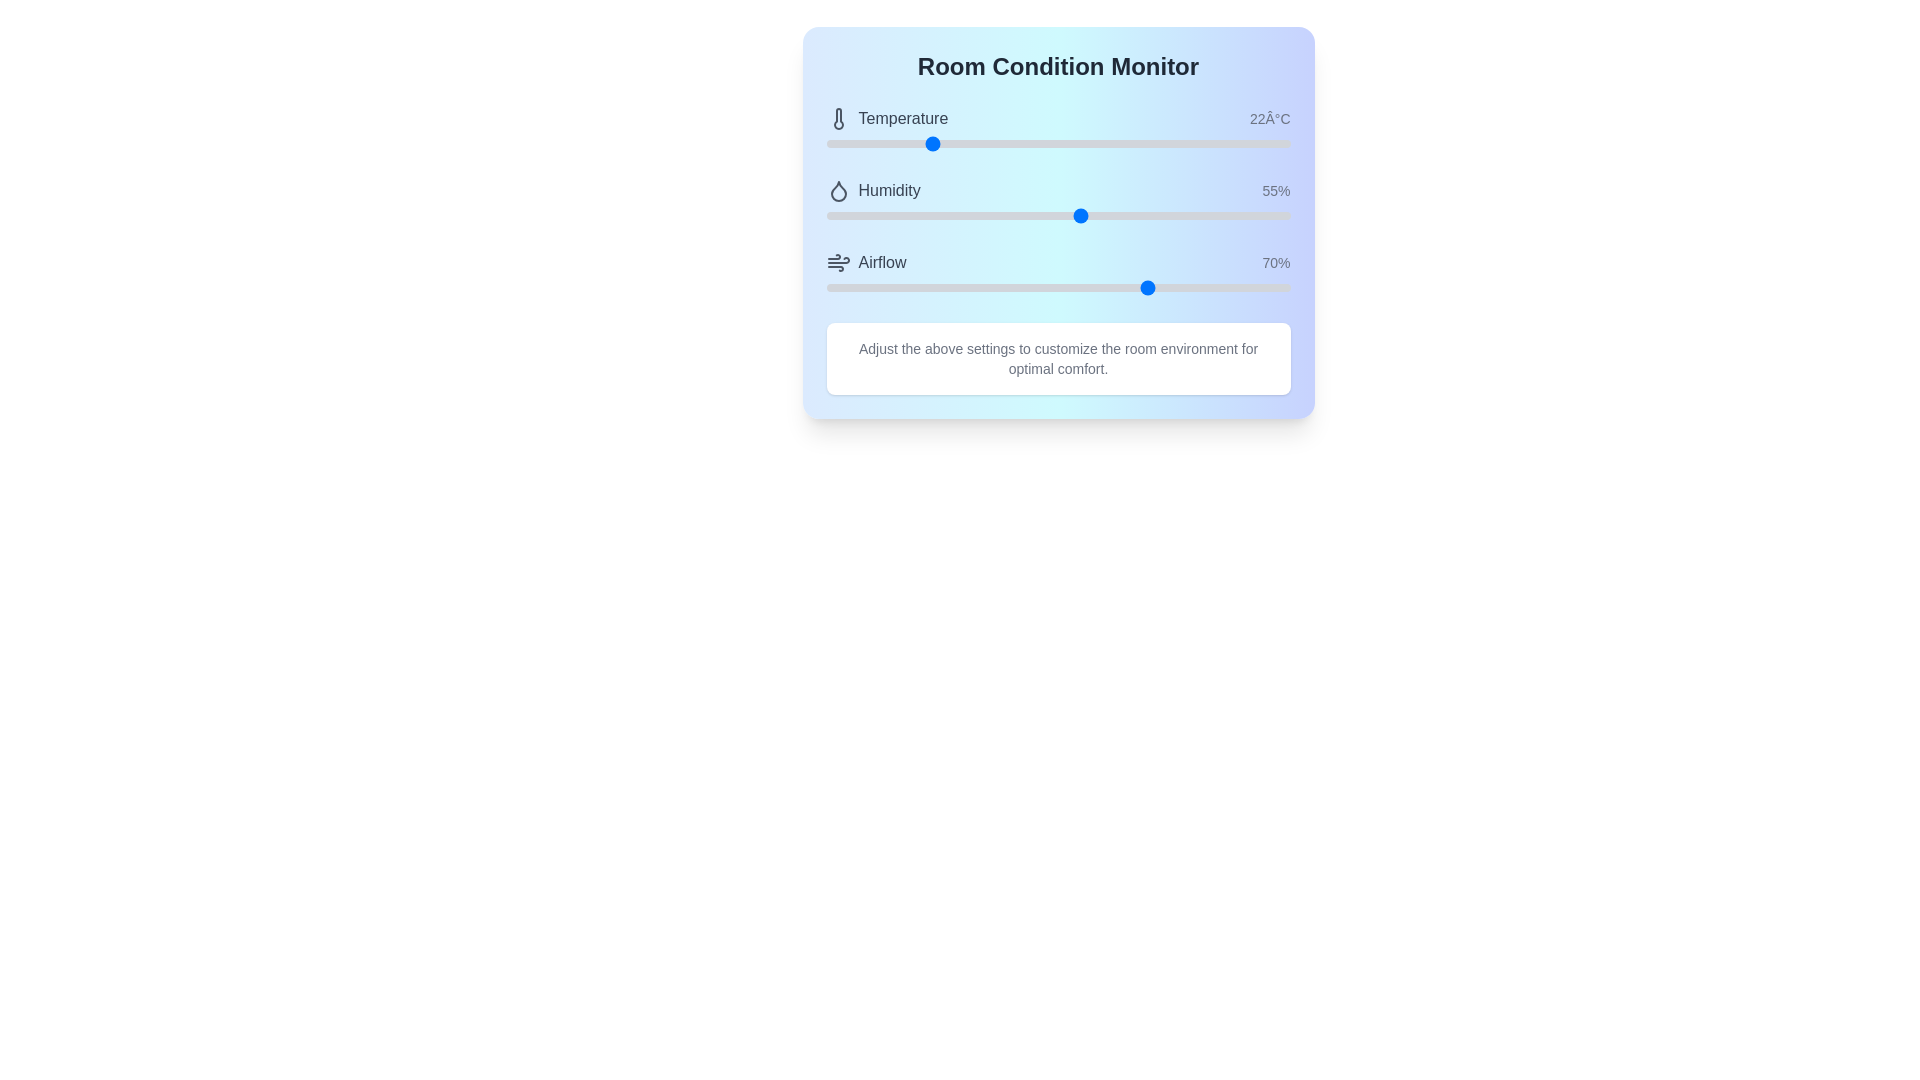 The height and width of the screenshot is (1080, 1920). Describe the element at coordinates (1057, 65) in the screenshot. I see `the large, bold, centrally aligned text label reading 'Room Condition Monitor' that is prominently displayed at the top center of the interface` at that location.